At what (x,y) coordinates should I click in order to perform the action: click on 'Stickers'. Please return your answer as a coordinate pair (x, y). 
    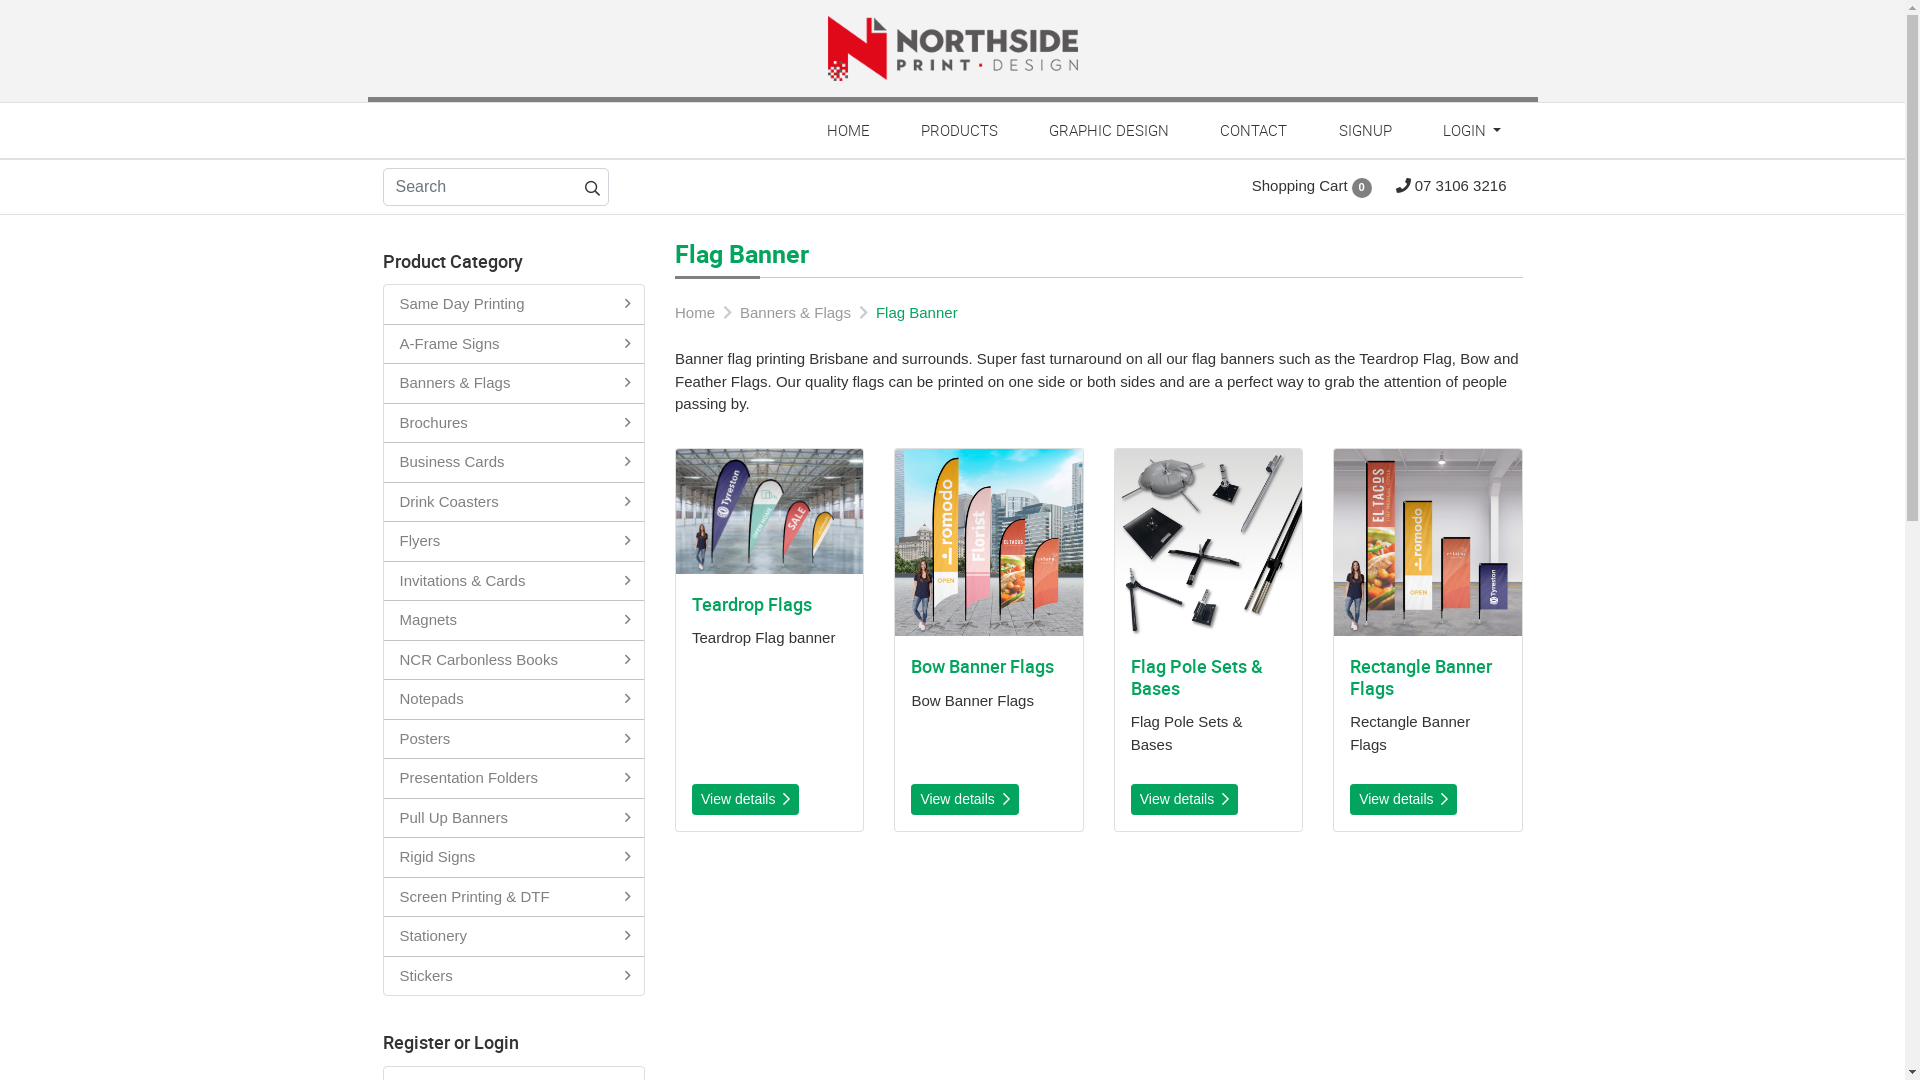
    Looking at the image, I should click on (384, 975).